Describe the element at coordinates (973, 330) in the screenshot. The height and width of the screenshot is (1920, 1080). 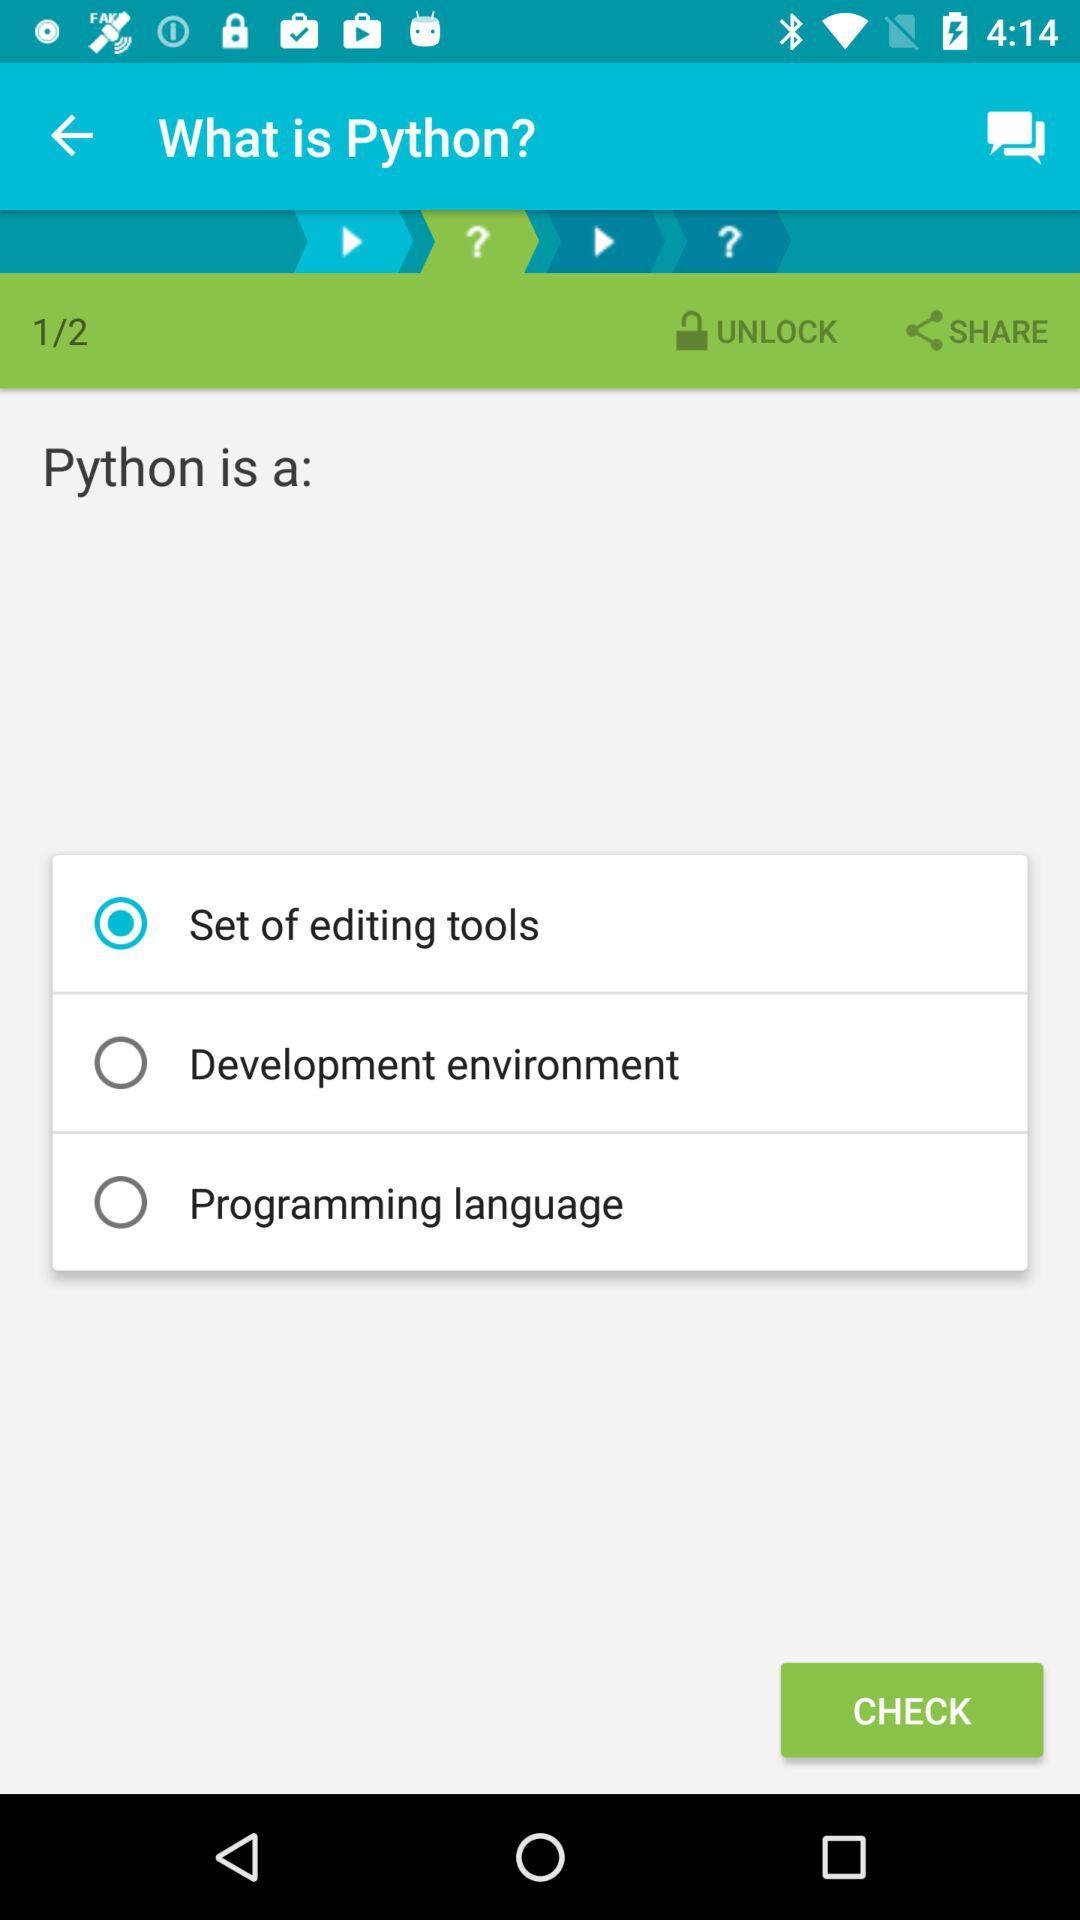
I see `the item next to unlock item` at that location.